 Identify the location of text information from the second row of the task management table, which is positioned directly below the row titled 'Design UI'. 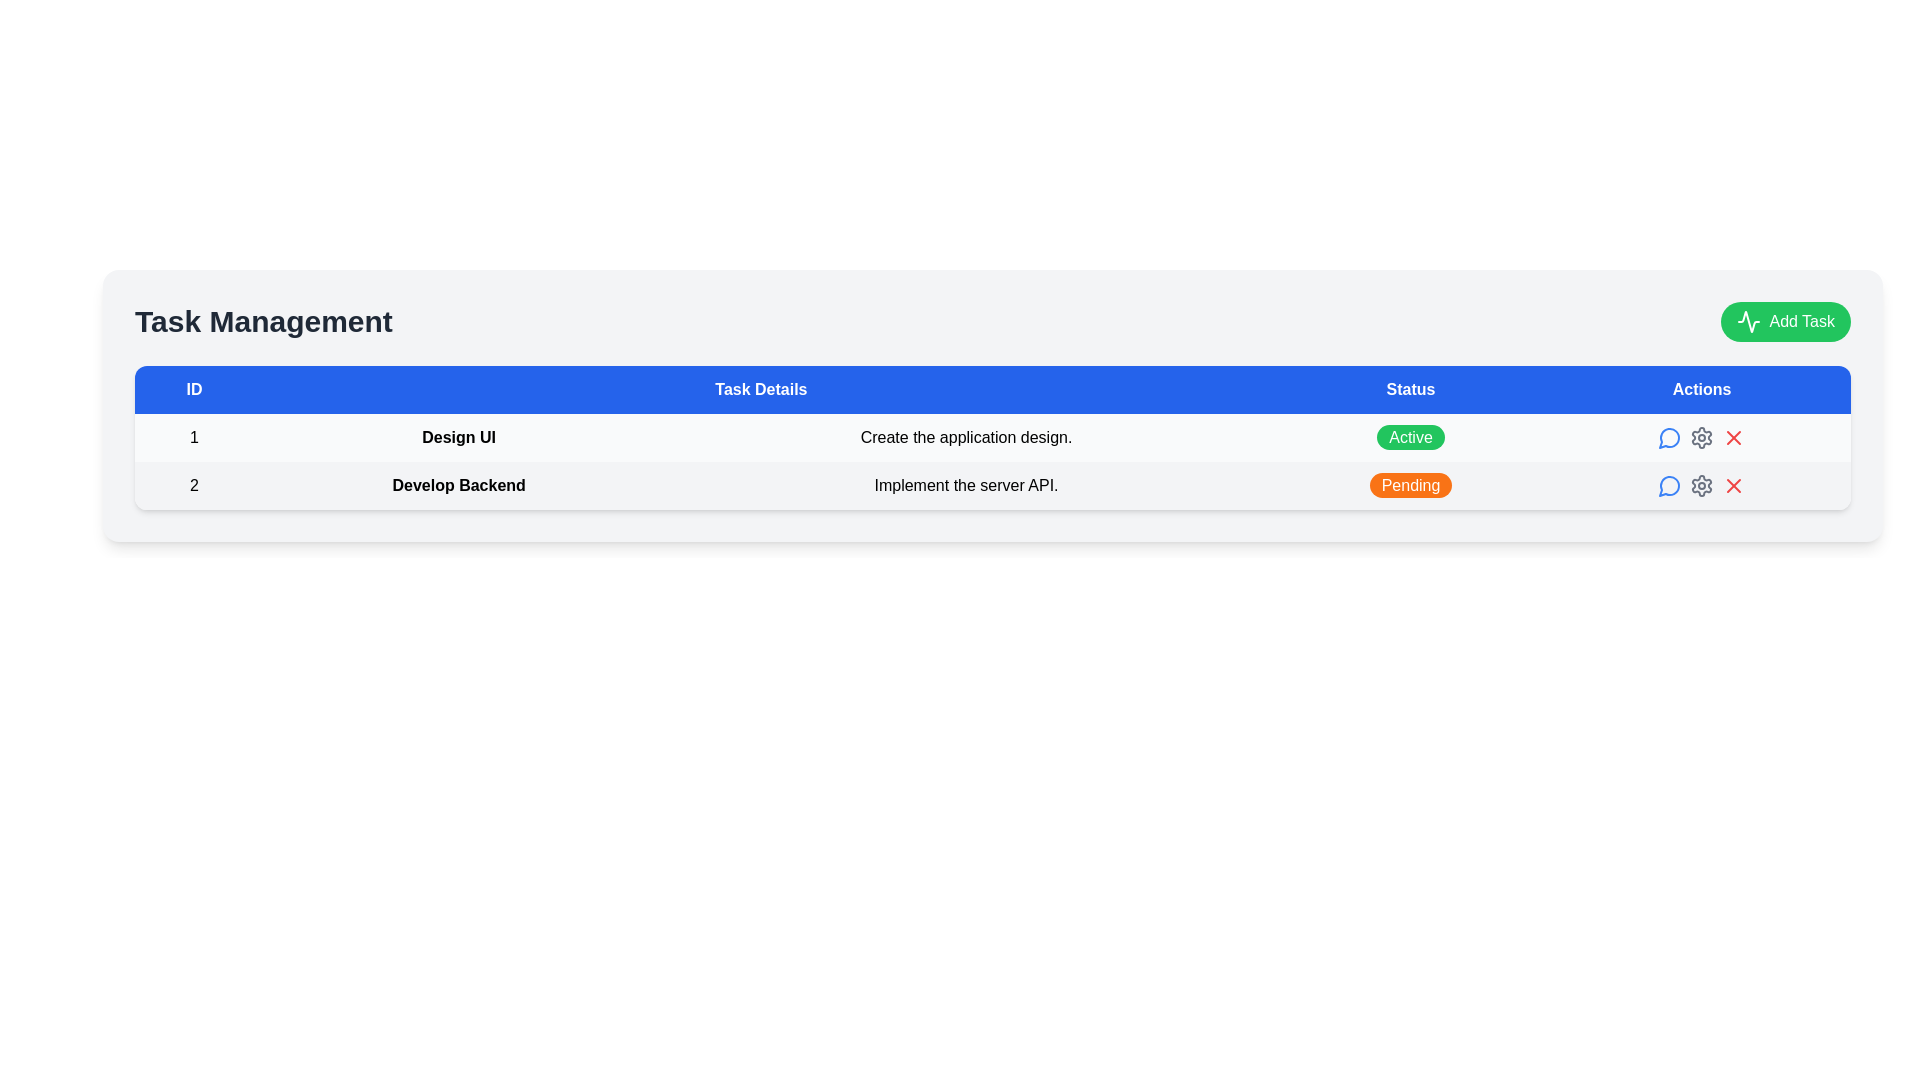
(993, 486).